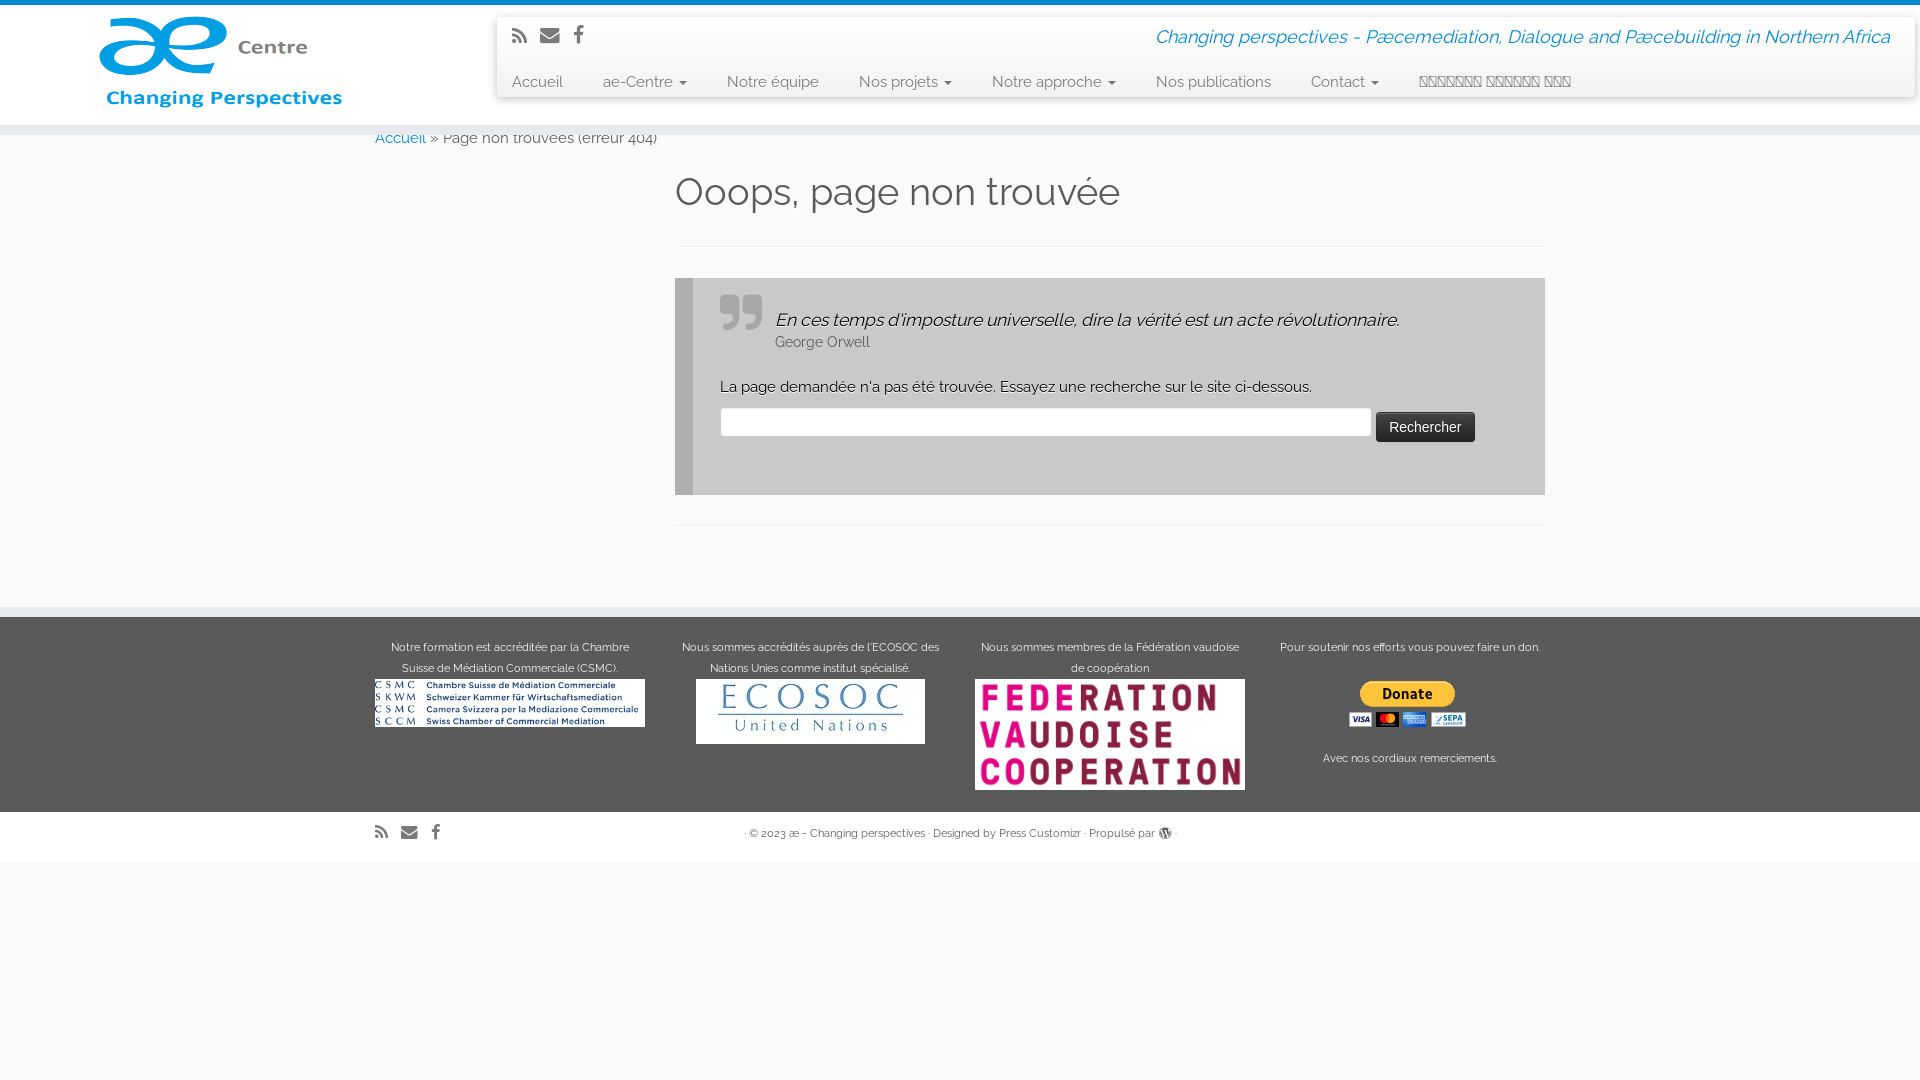 The height and width of the screenshot is (1080, 1920). What do you see at coordinates (430, 832) in the screenshot?
I see `'Suivez-moi sur Facebook'` at bounding box center [430, 832].